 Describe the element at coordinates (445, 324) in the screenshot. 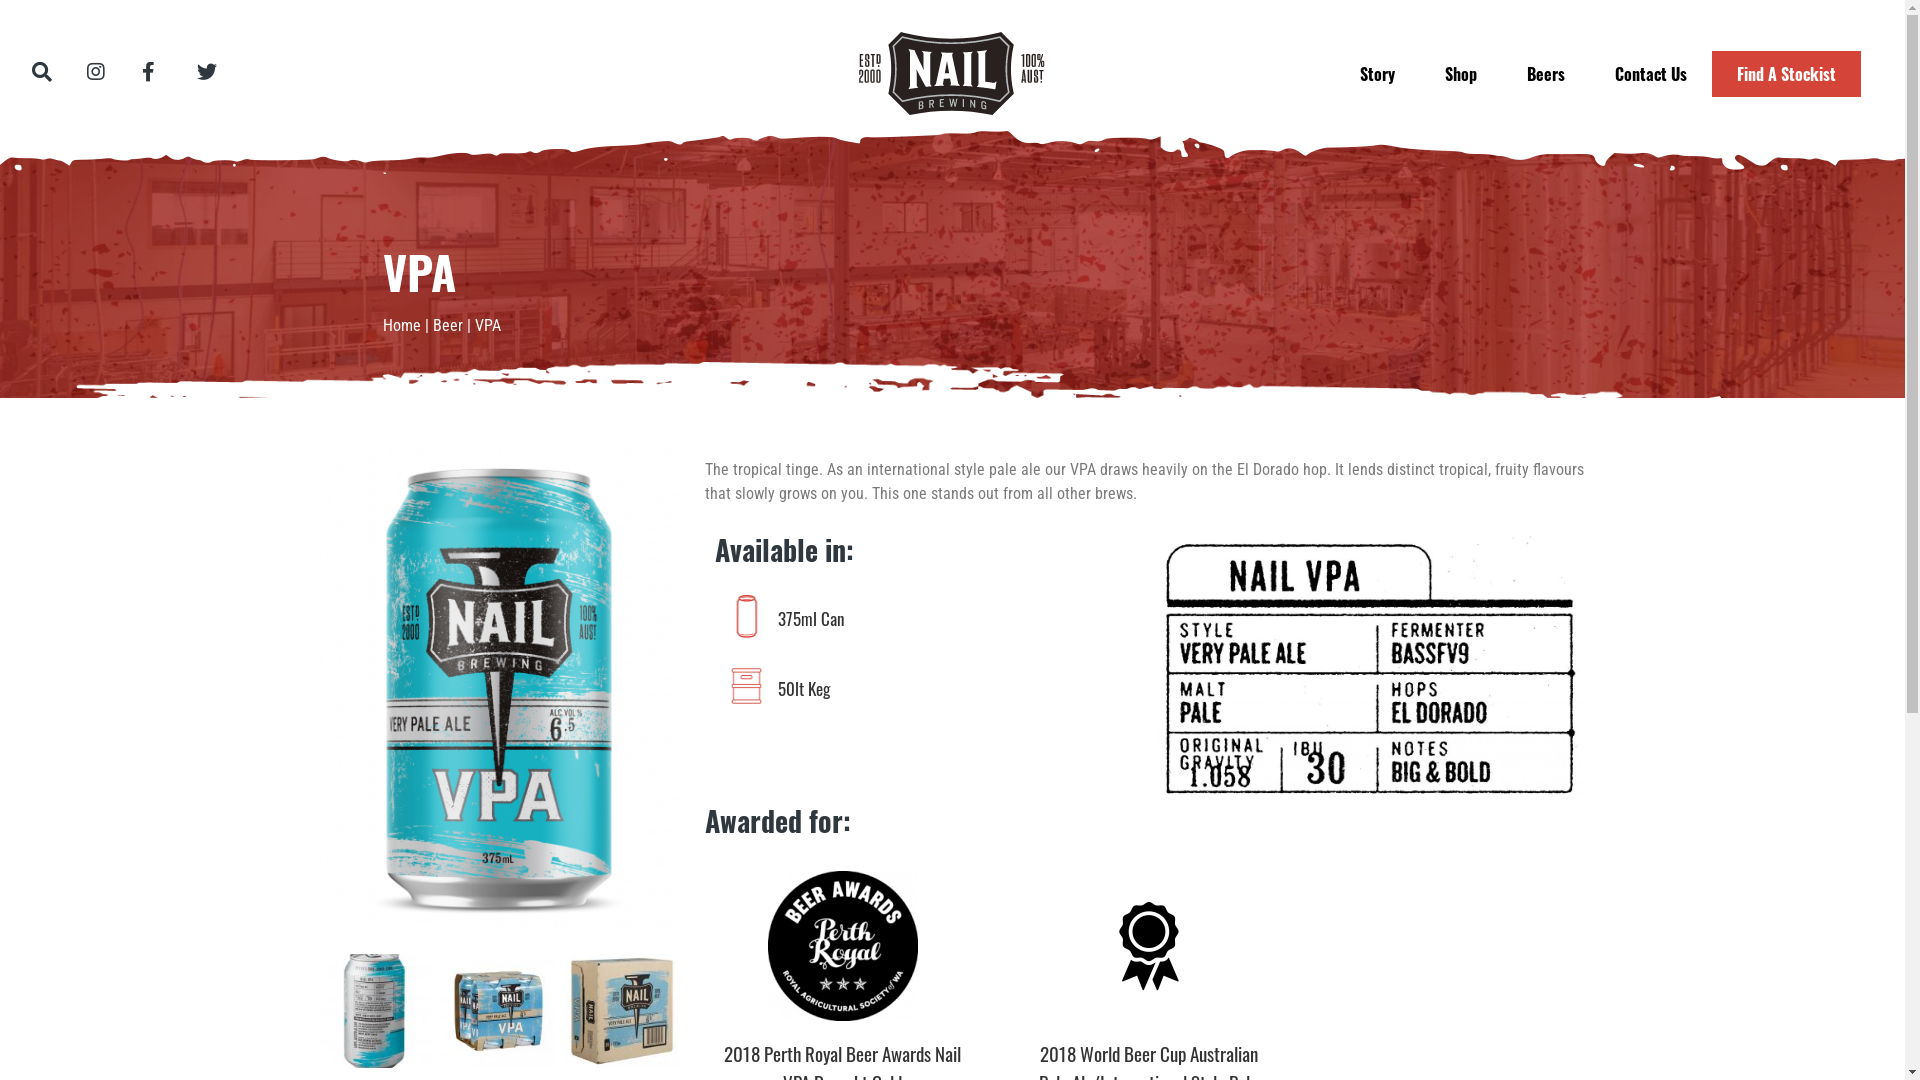

I see `'Beer'` at that location.